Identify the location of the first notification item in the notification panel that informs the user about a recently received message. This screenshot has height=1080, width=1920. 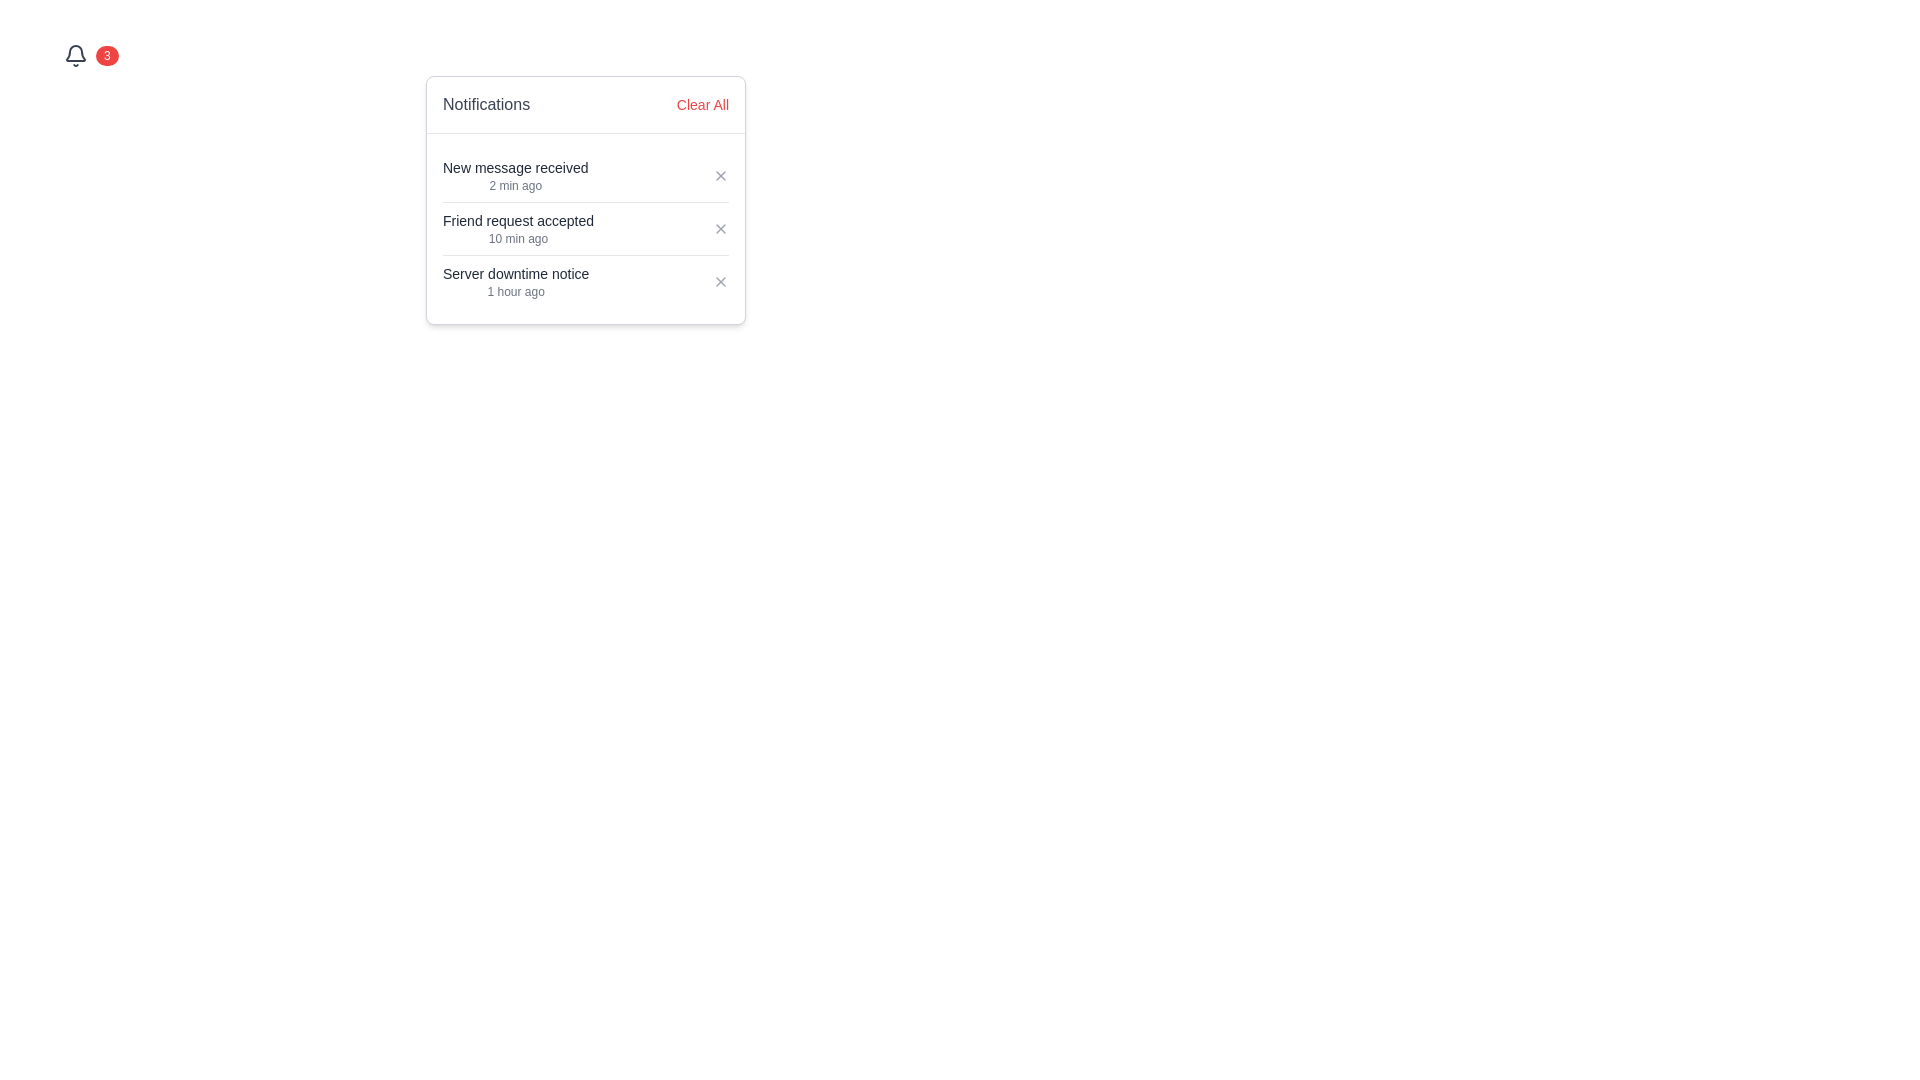
(515, 175).